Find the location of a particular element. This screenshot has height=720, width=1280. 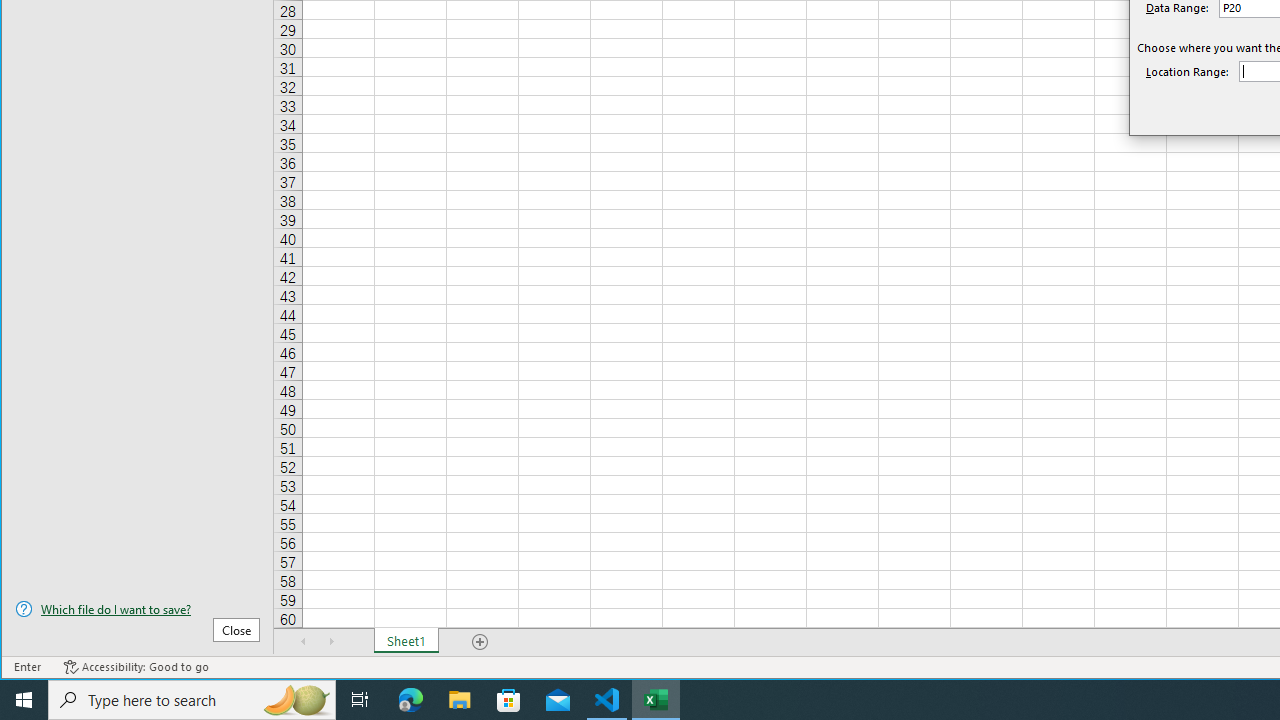

'Scroll Right' is located at coordinates (331, 641).